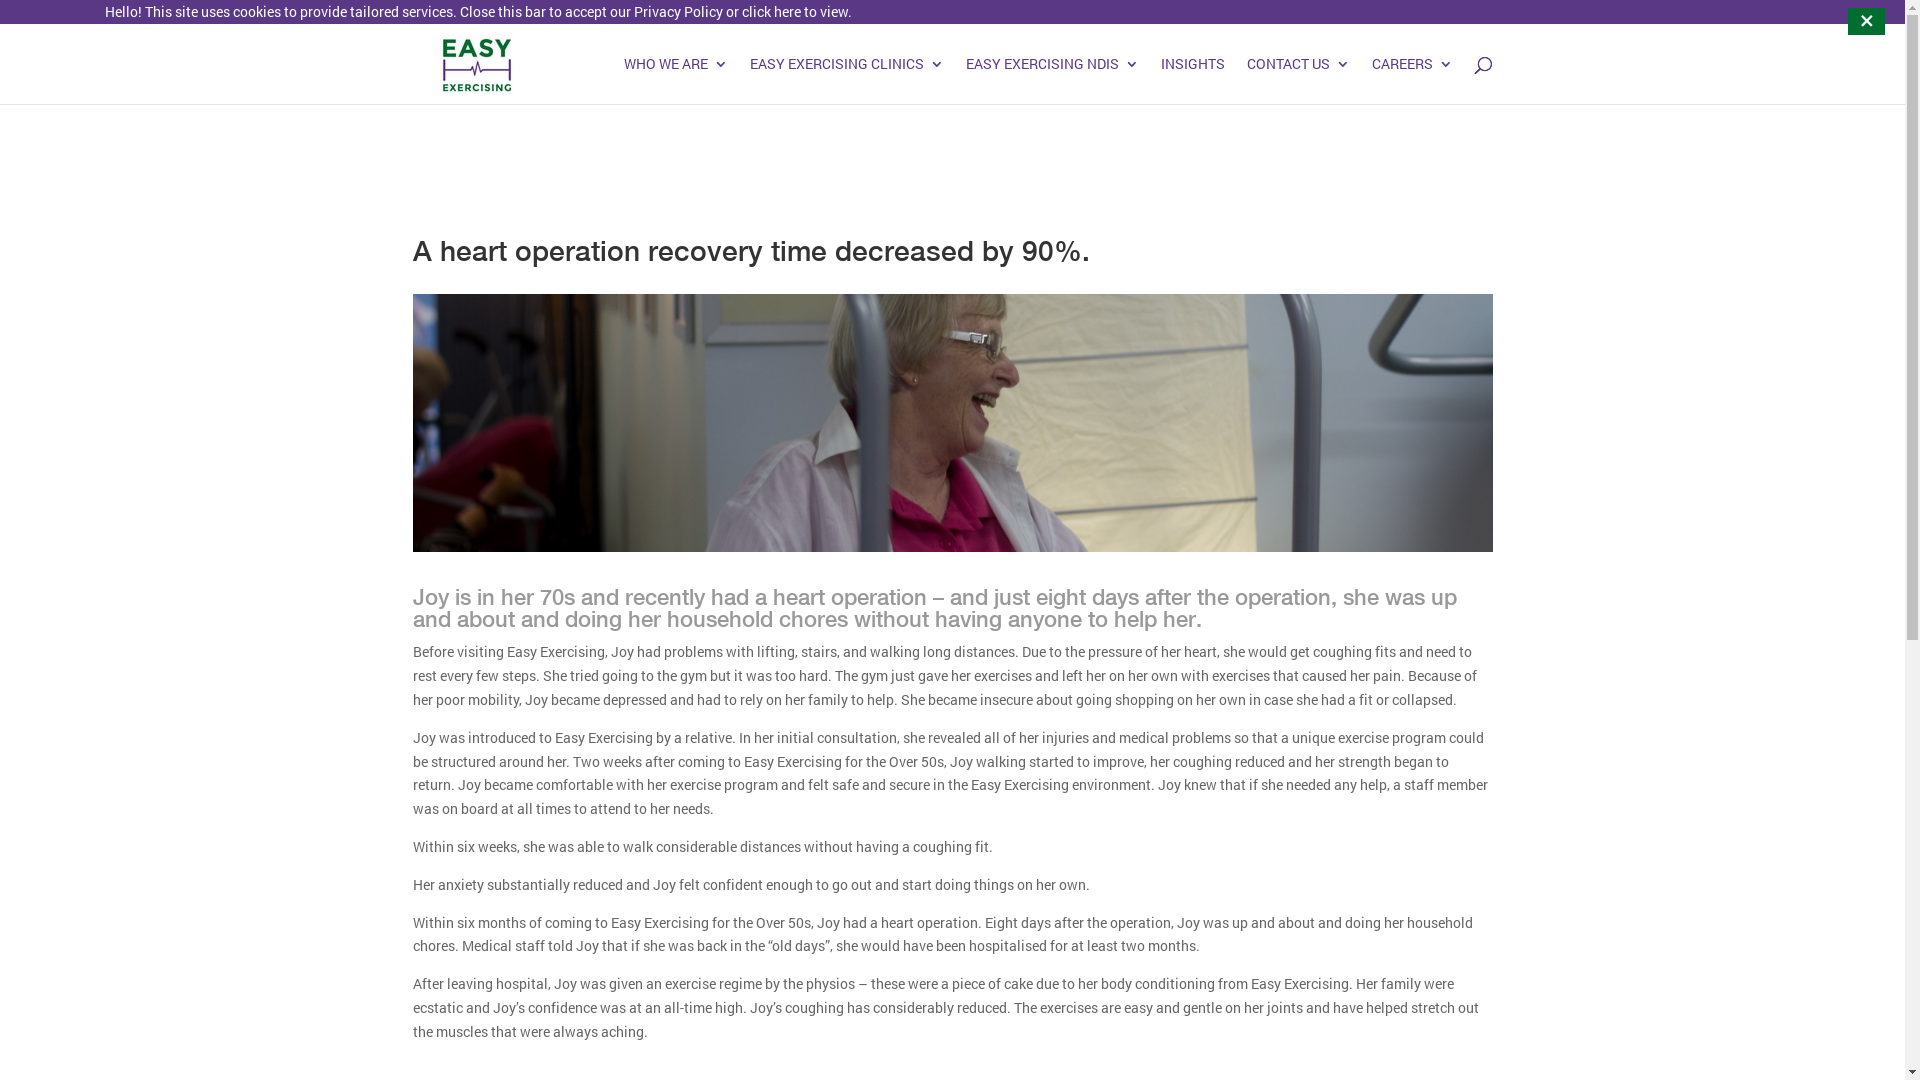  What do you see at coordinates (741, 11) in the screenshot?
I see `'click here'` at bounding box center [741, 11].